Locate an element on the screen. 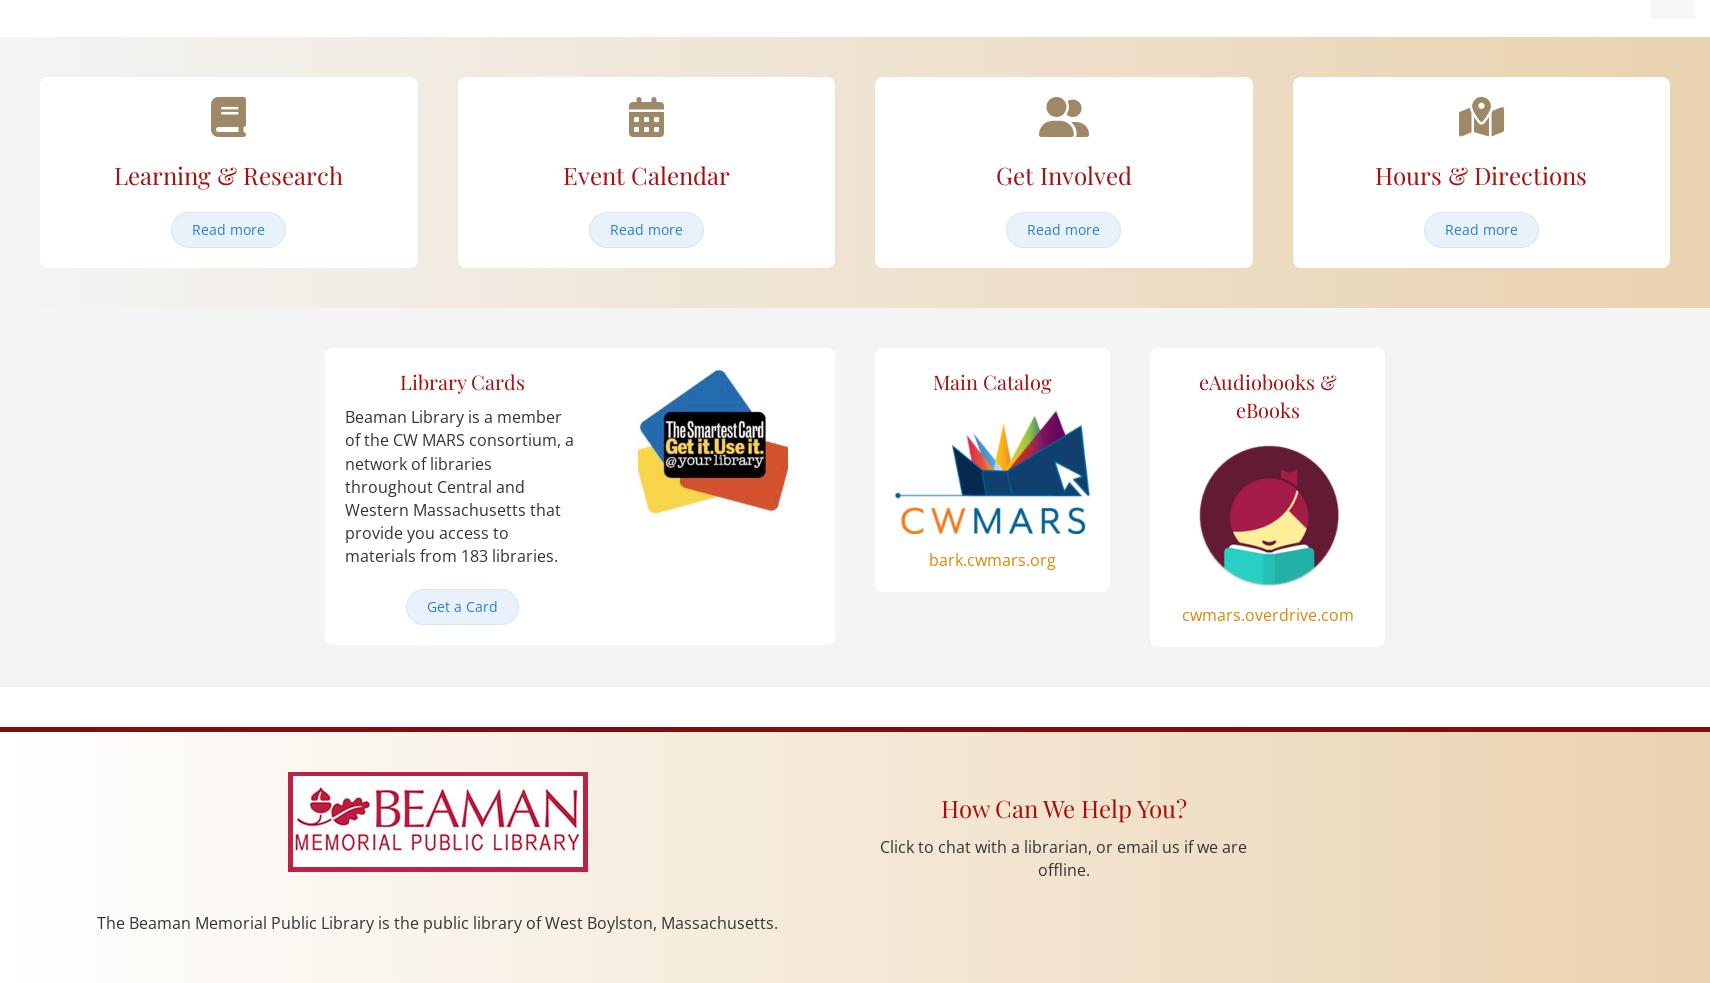 This screenshot has height=983, width=1710. 'Main Catalog' is located at coordinates (931, 380).